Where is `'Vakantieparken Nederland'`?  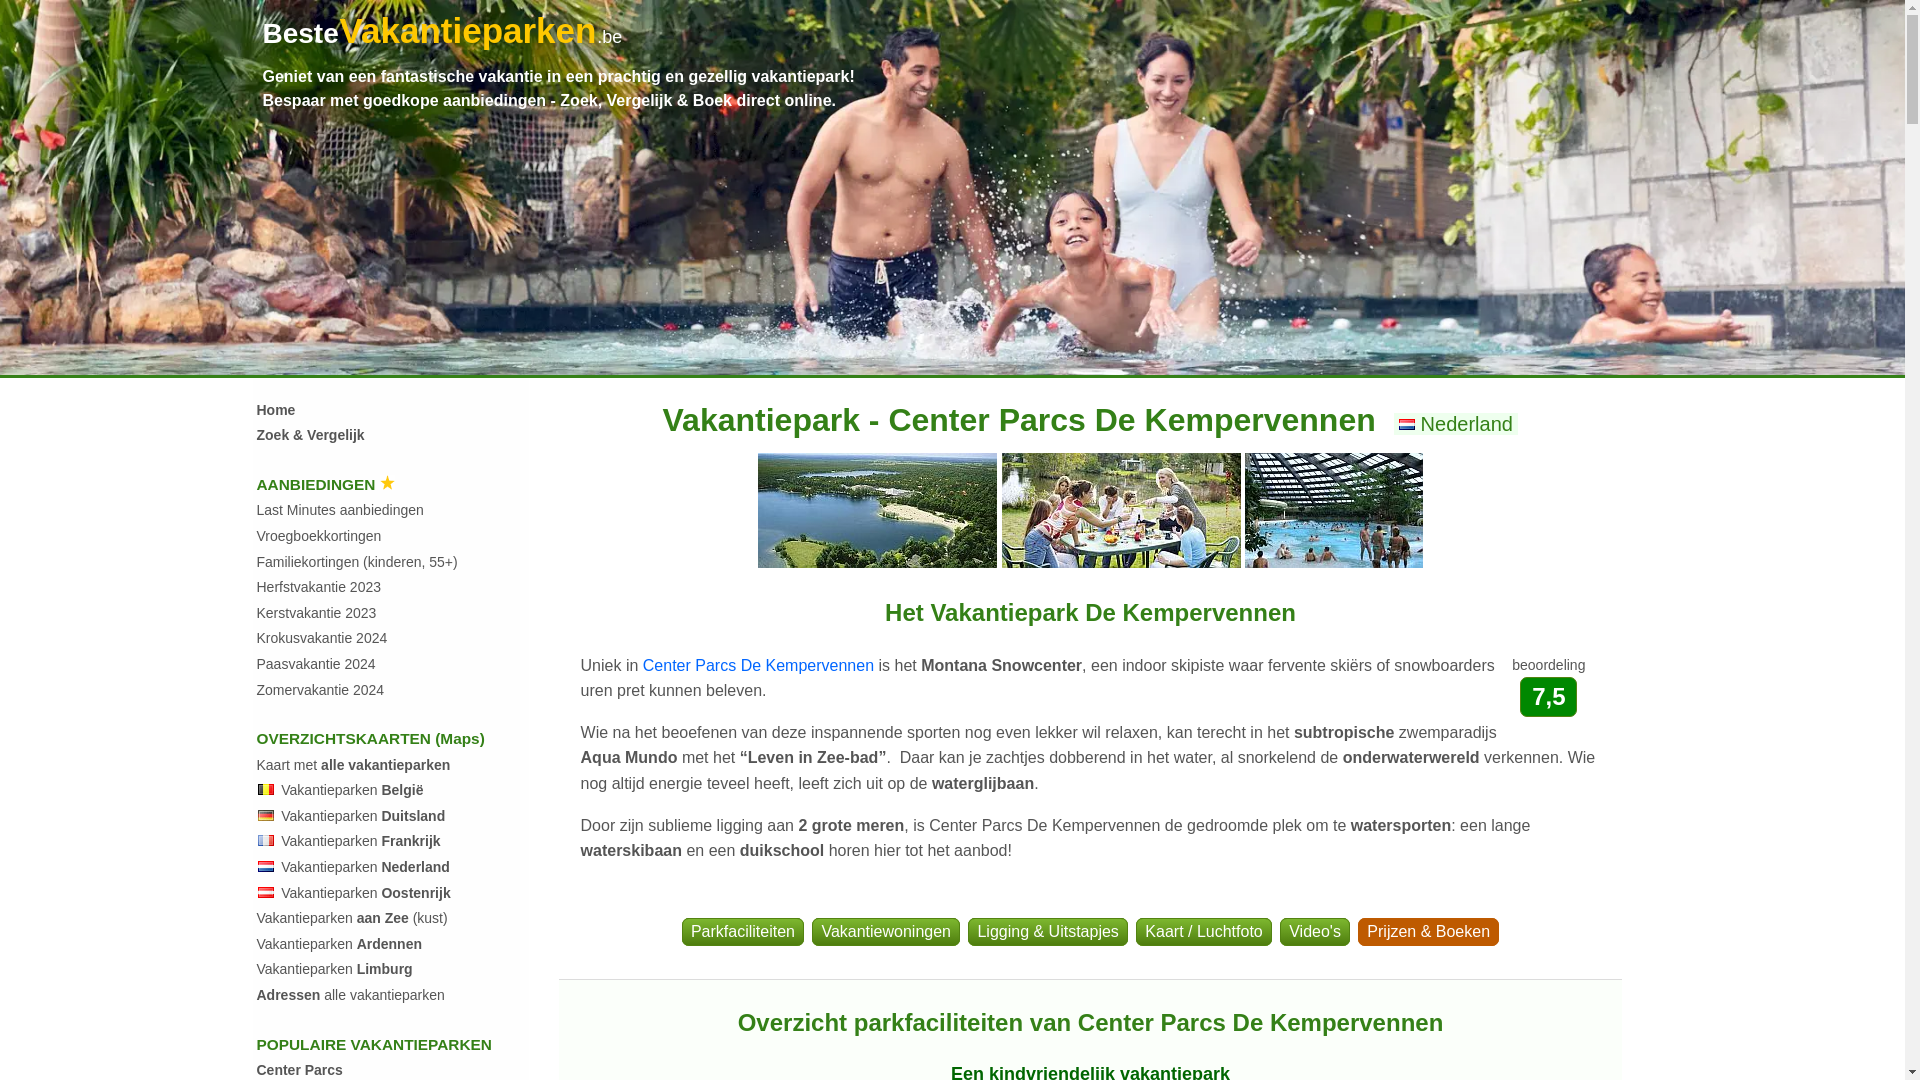 'Vakantieparken Nederland' is located at coordinates (280, 866).